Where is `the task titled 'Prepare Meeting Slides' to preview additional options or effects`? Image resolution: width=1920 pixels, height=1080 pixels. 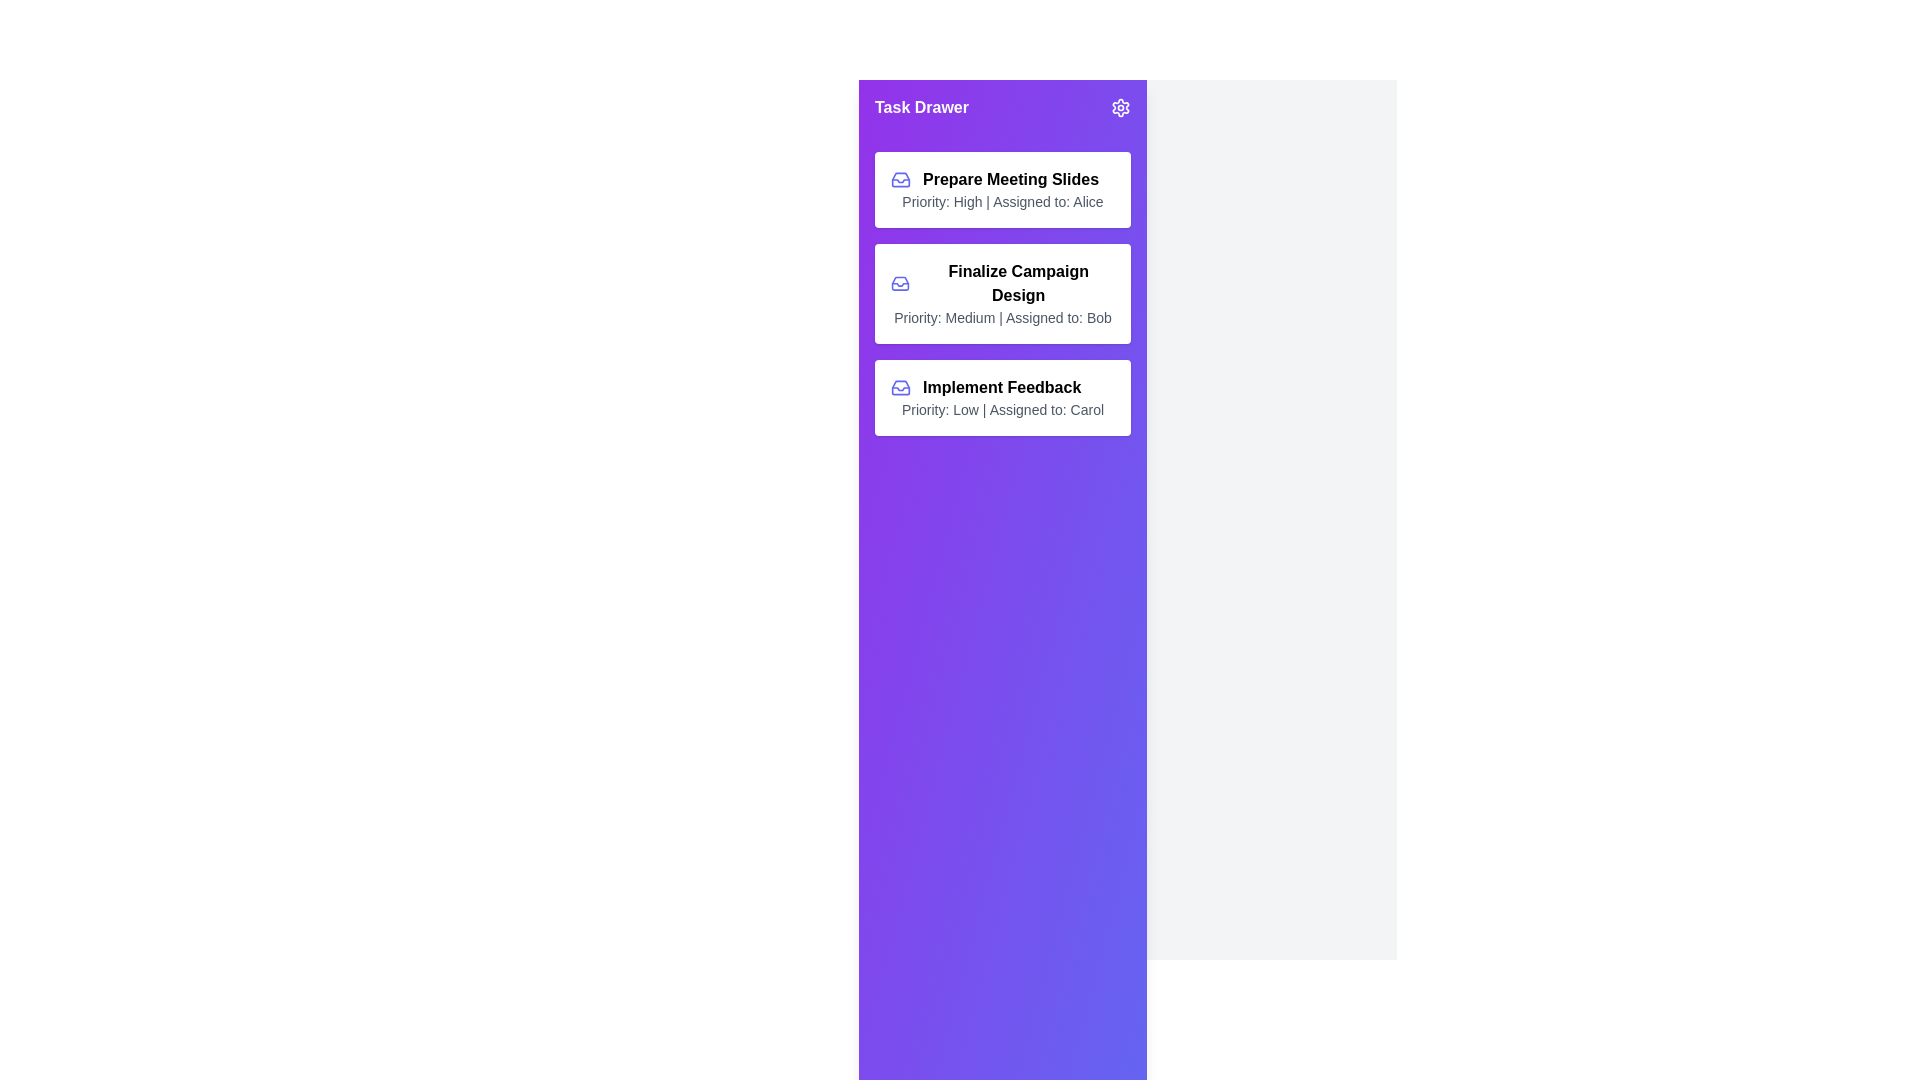 the task titled 'Prepare Meeting Slides' to preview additional options or effects is located at coordinates (1003, 189).